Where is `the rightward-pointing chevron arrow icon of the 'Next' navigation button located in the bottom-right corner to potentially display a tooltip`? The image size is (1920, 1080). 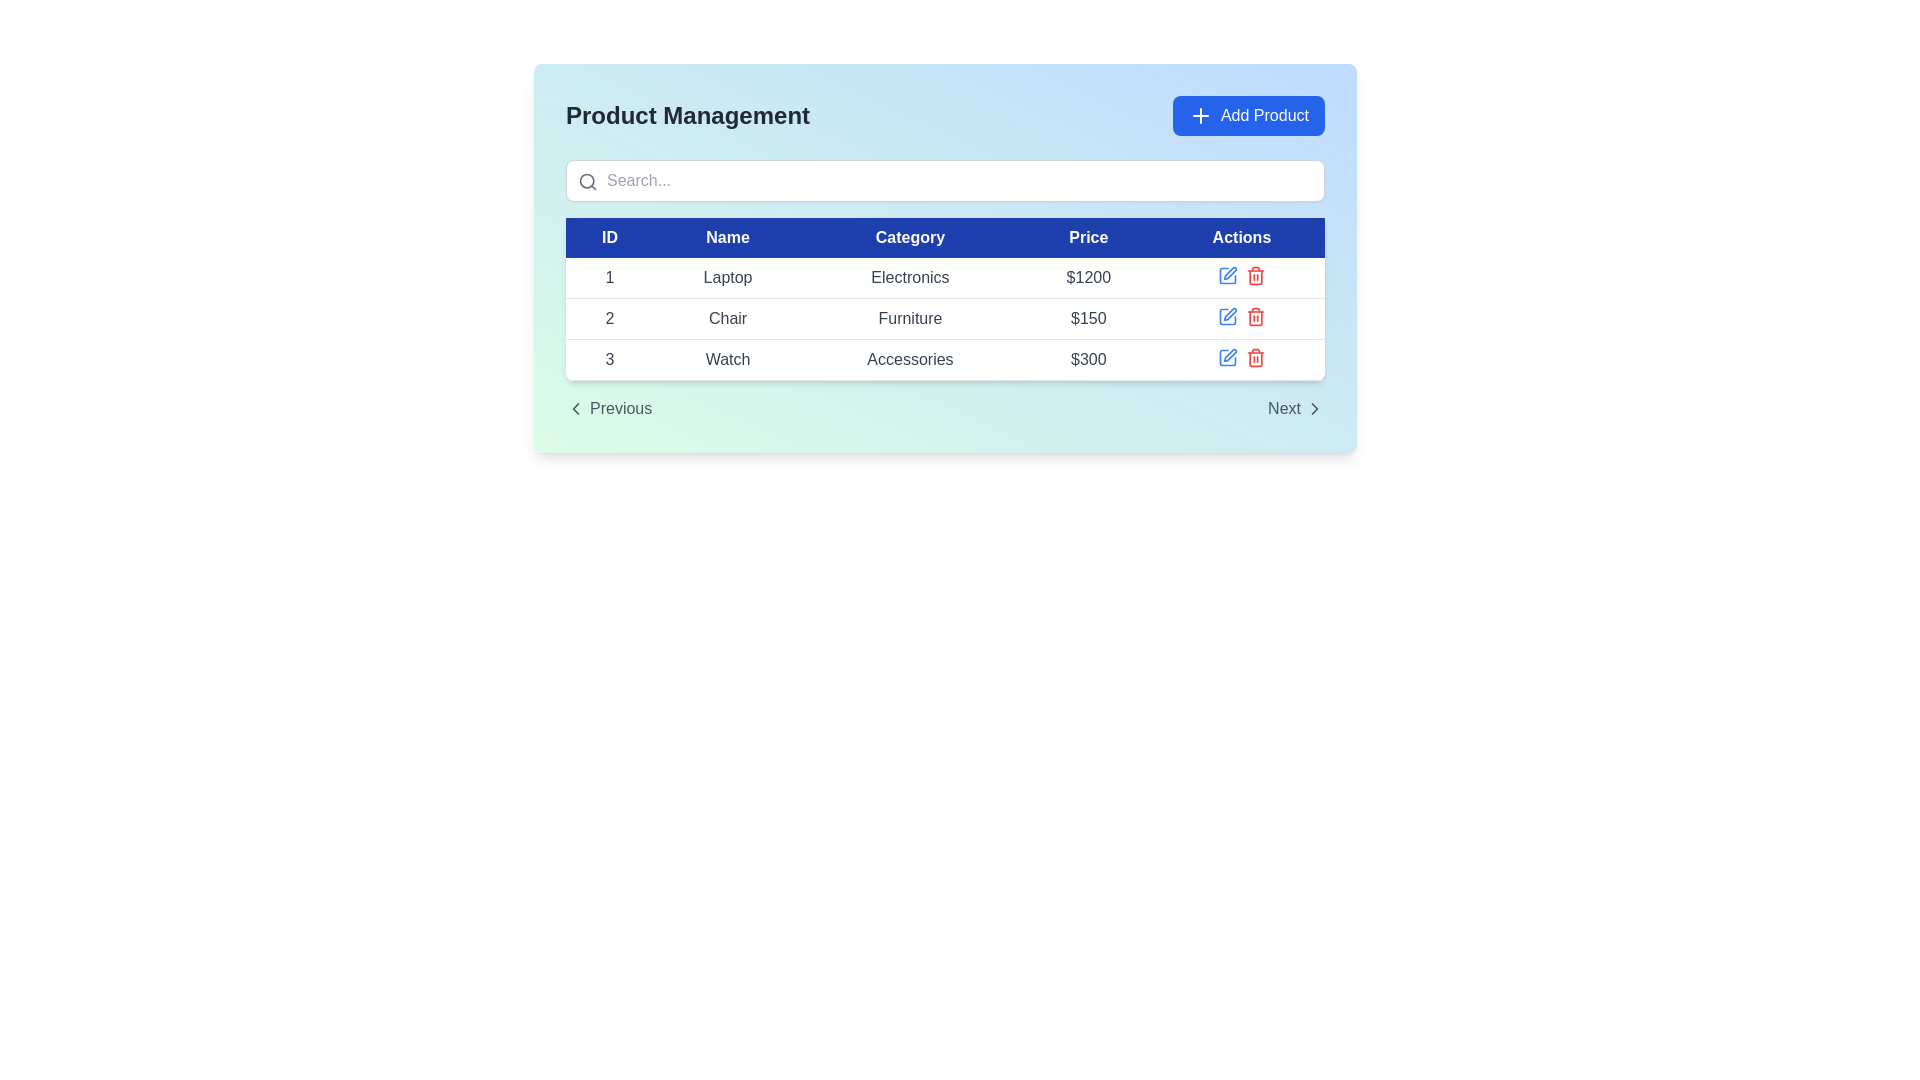 the rightward-pointing chevron arrow icon of the 'Next' navigation button located in the bottom-right corner to potentially display a tooltip is located at coordinates (1315, 407).